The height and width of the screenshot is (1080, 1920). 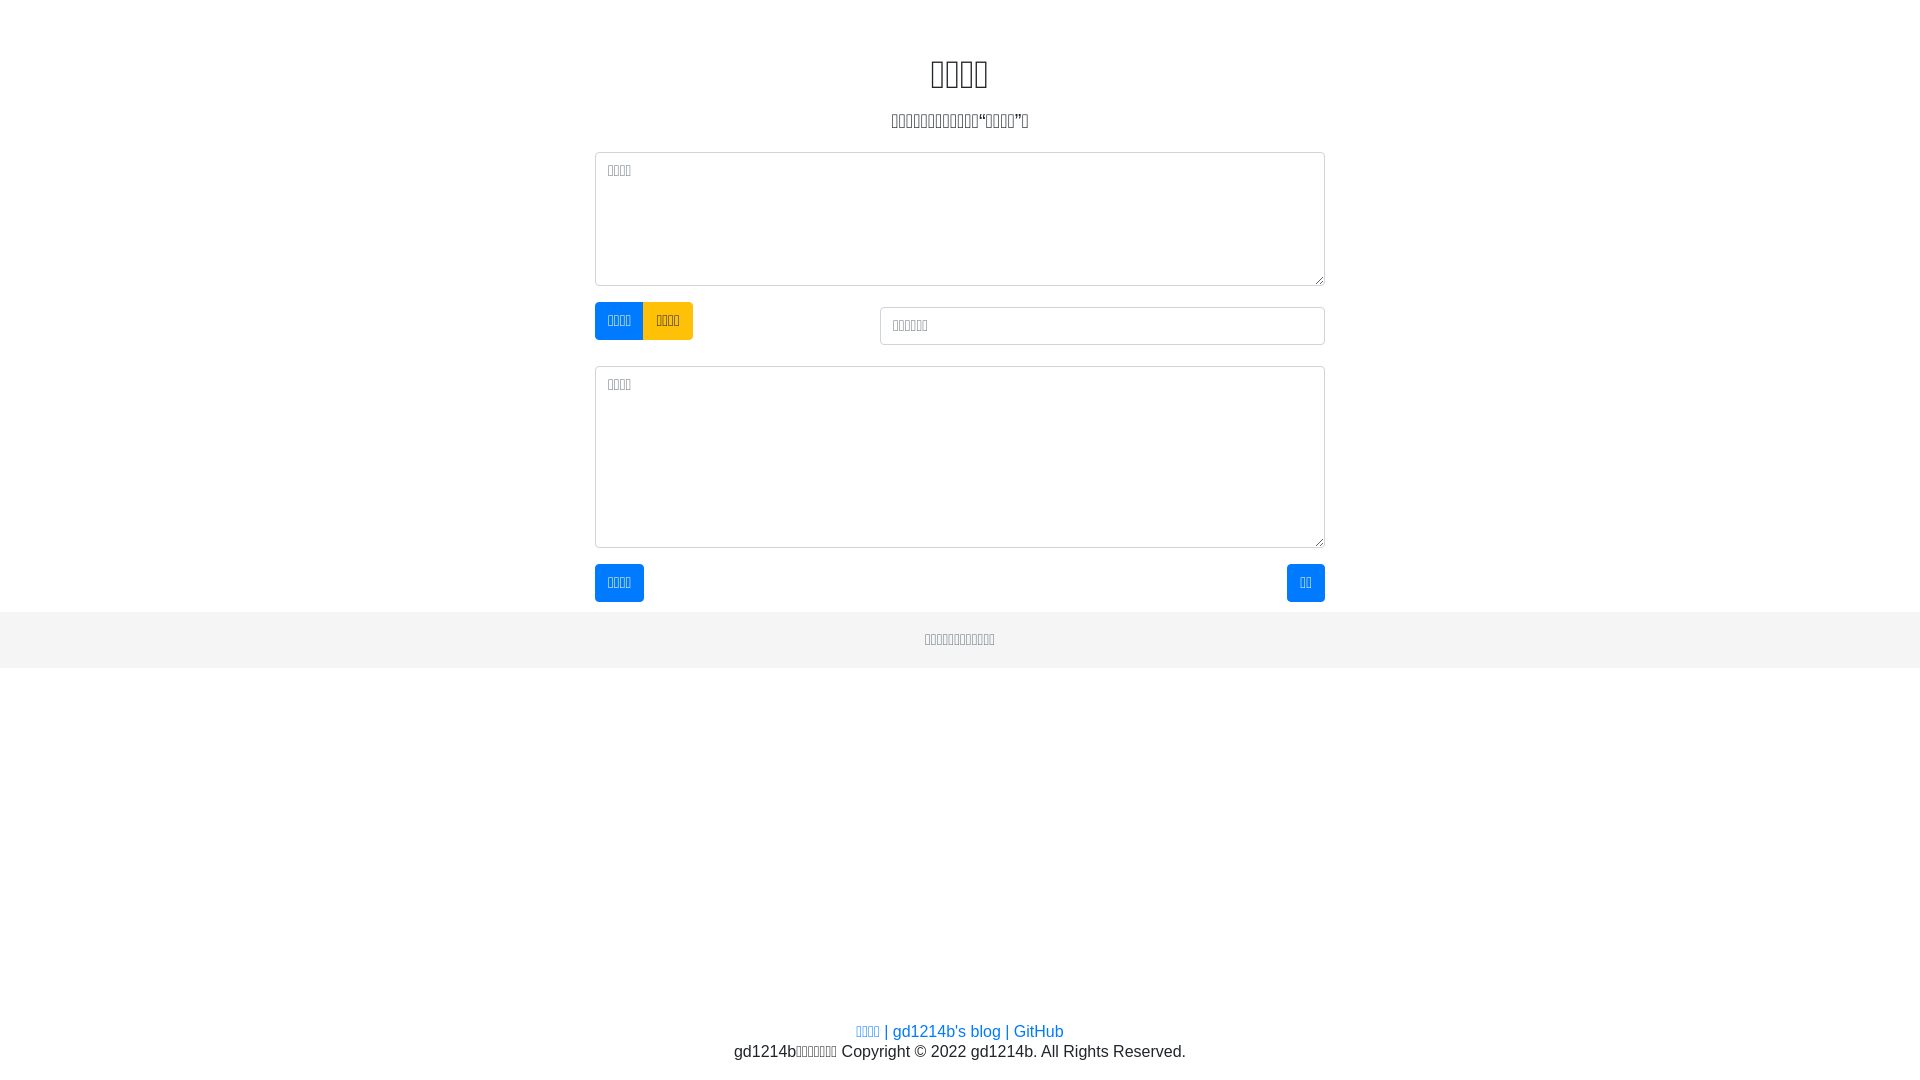 I want to click on 'GitHub', so click(x=1038, y=1031).